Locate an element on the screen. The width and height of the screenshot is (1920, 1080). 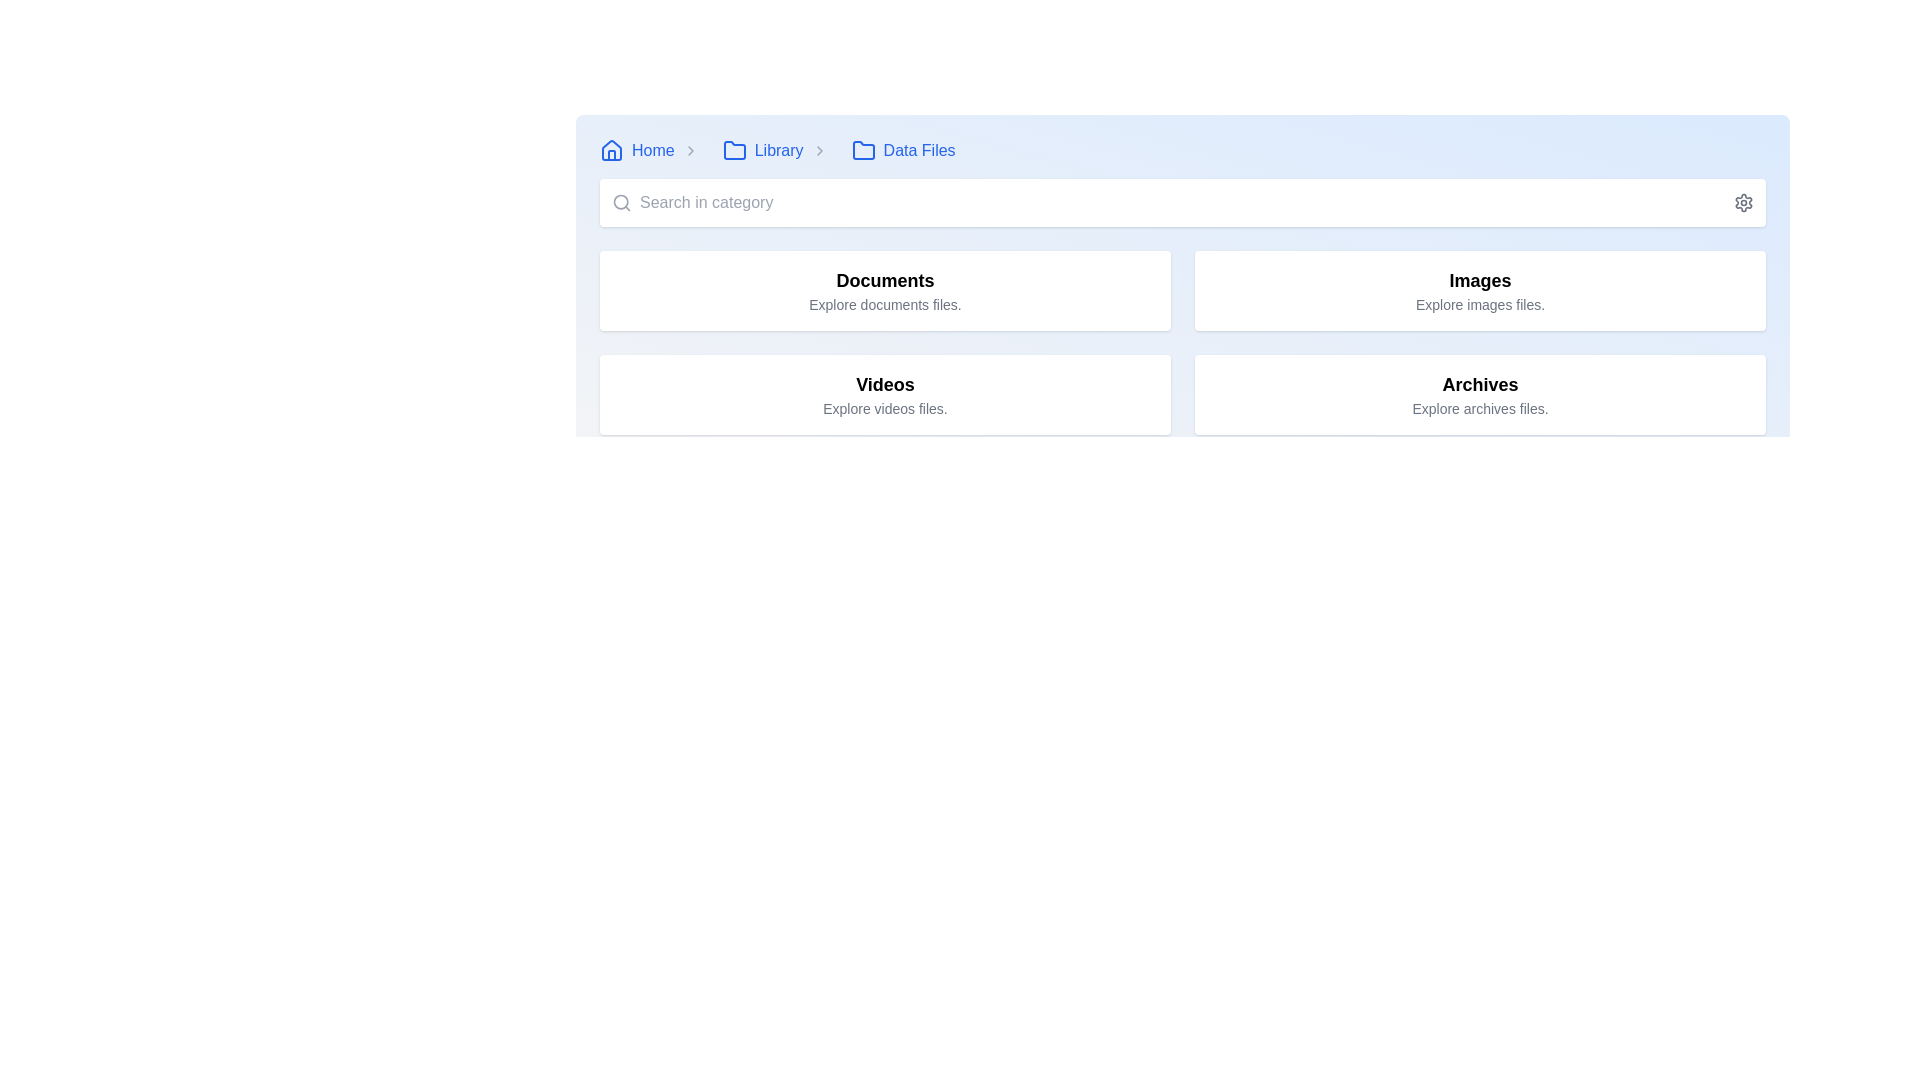
the folder icon located in the breadcrumb navigation bar, positioned between the 'Library' and 'Data Files' texts is located at coordinates (733, 149).